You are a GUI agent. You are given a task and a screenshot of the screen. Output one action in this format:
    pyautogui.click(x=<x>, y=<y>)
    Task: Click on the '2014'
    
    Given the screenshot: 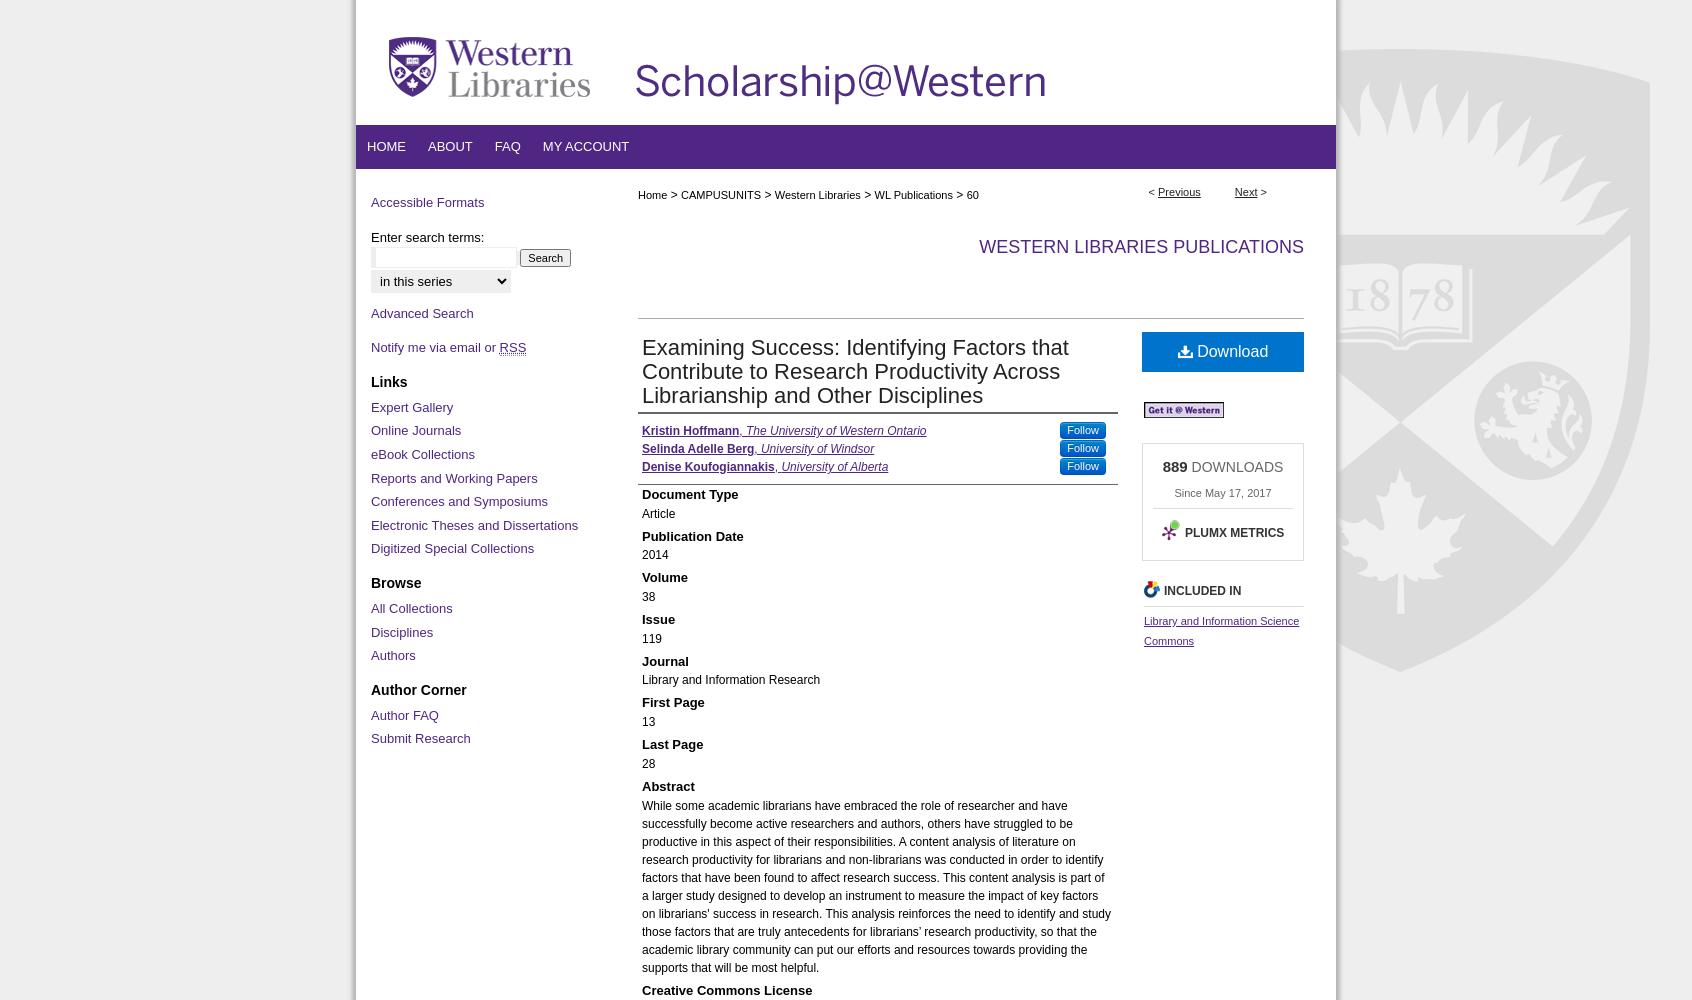 What is the action you would take?
    pyautogui.click(x=654, y=555)
    